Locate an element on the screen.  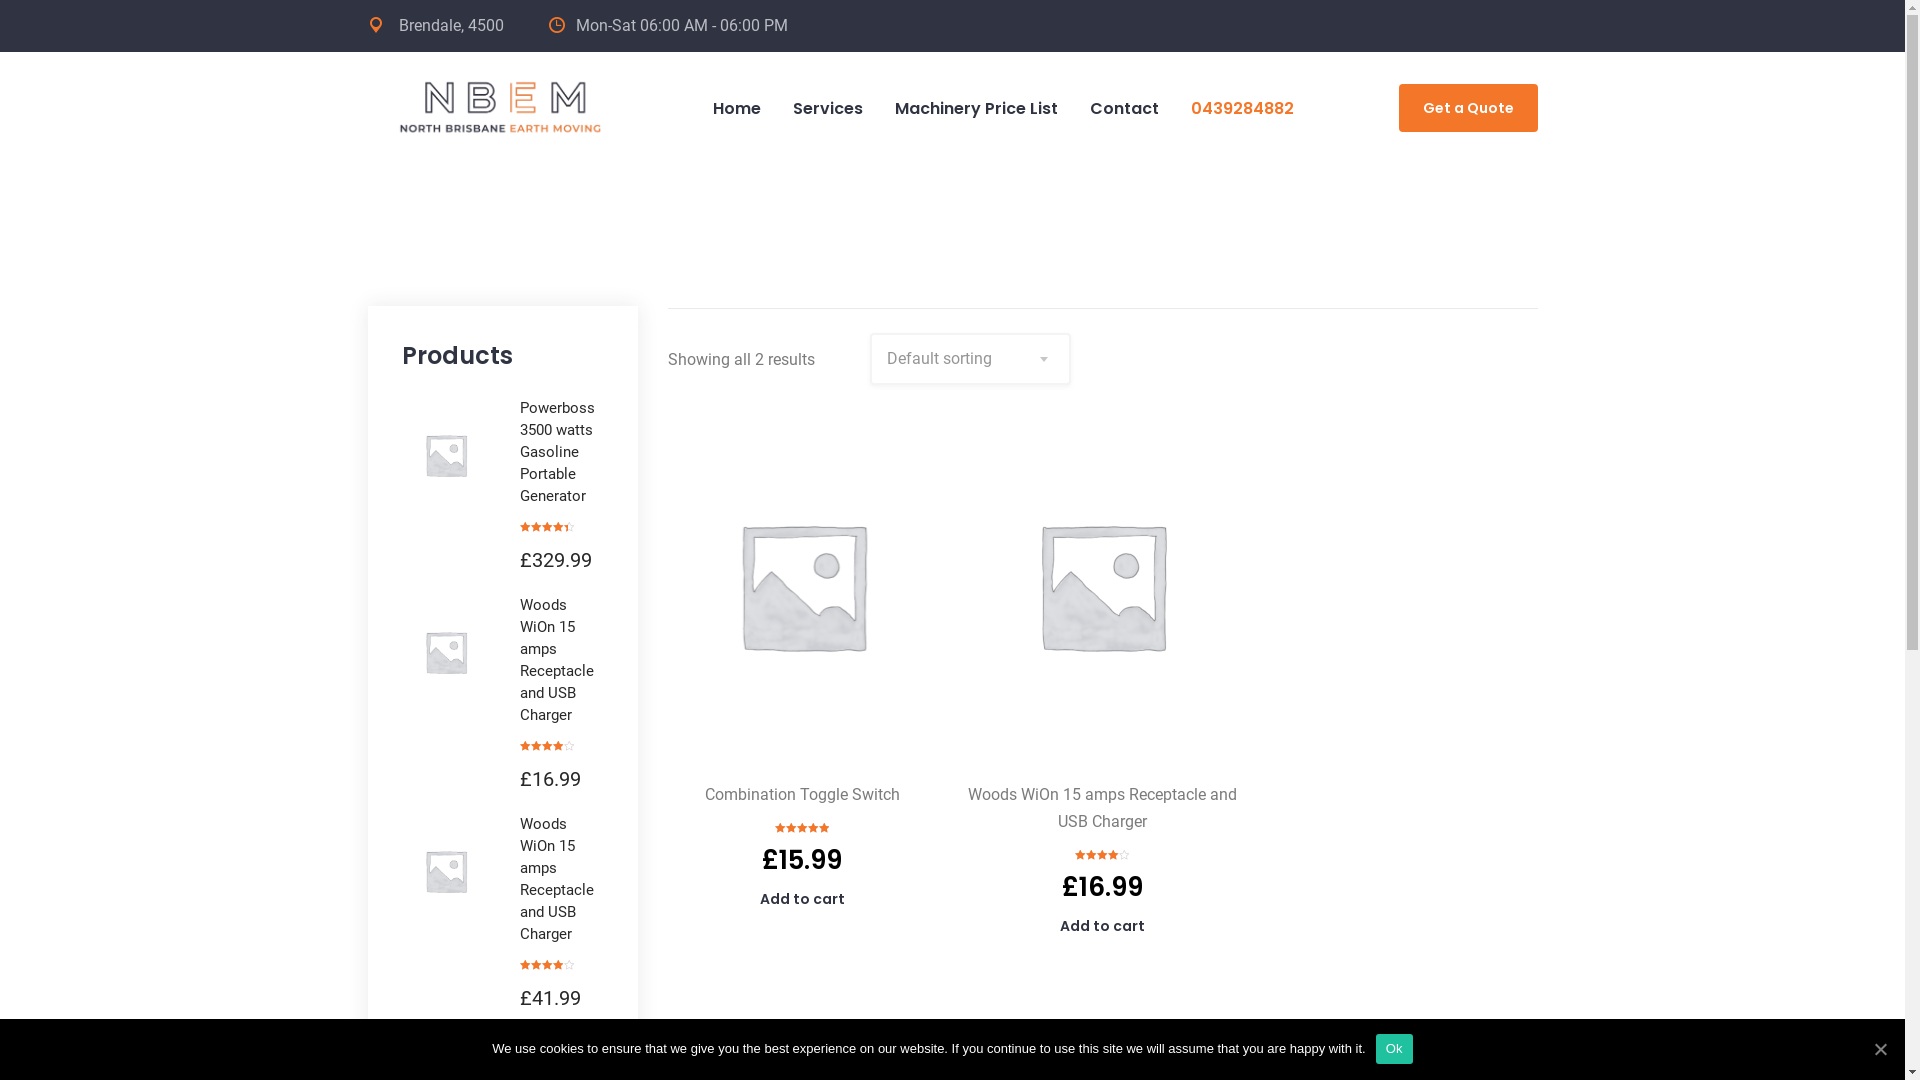
'Services' is located at coordinates (775, 108).